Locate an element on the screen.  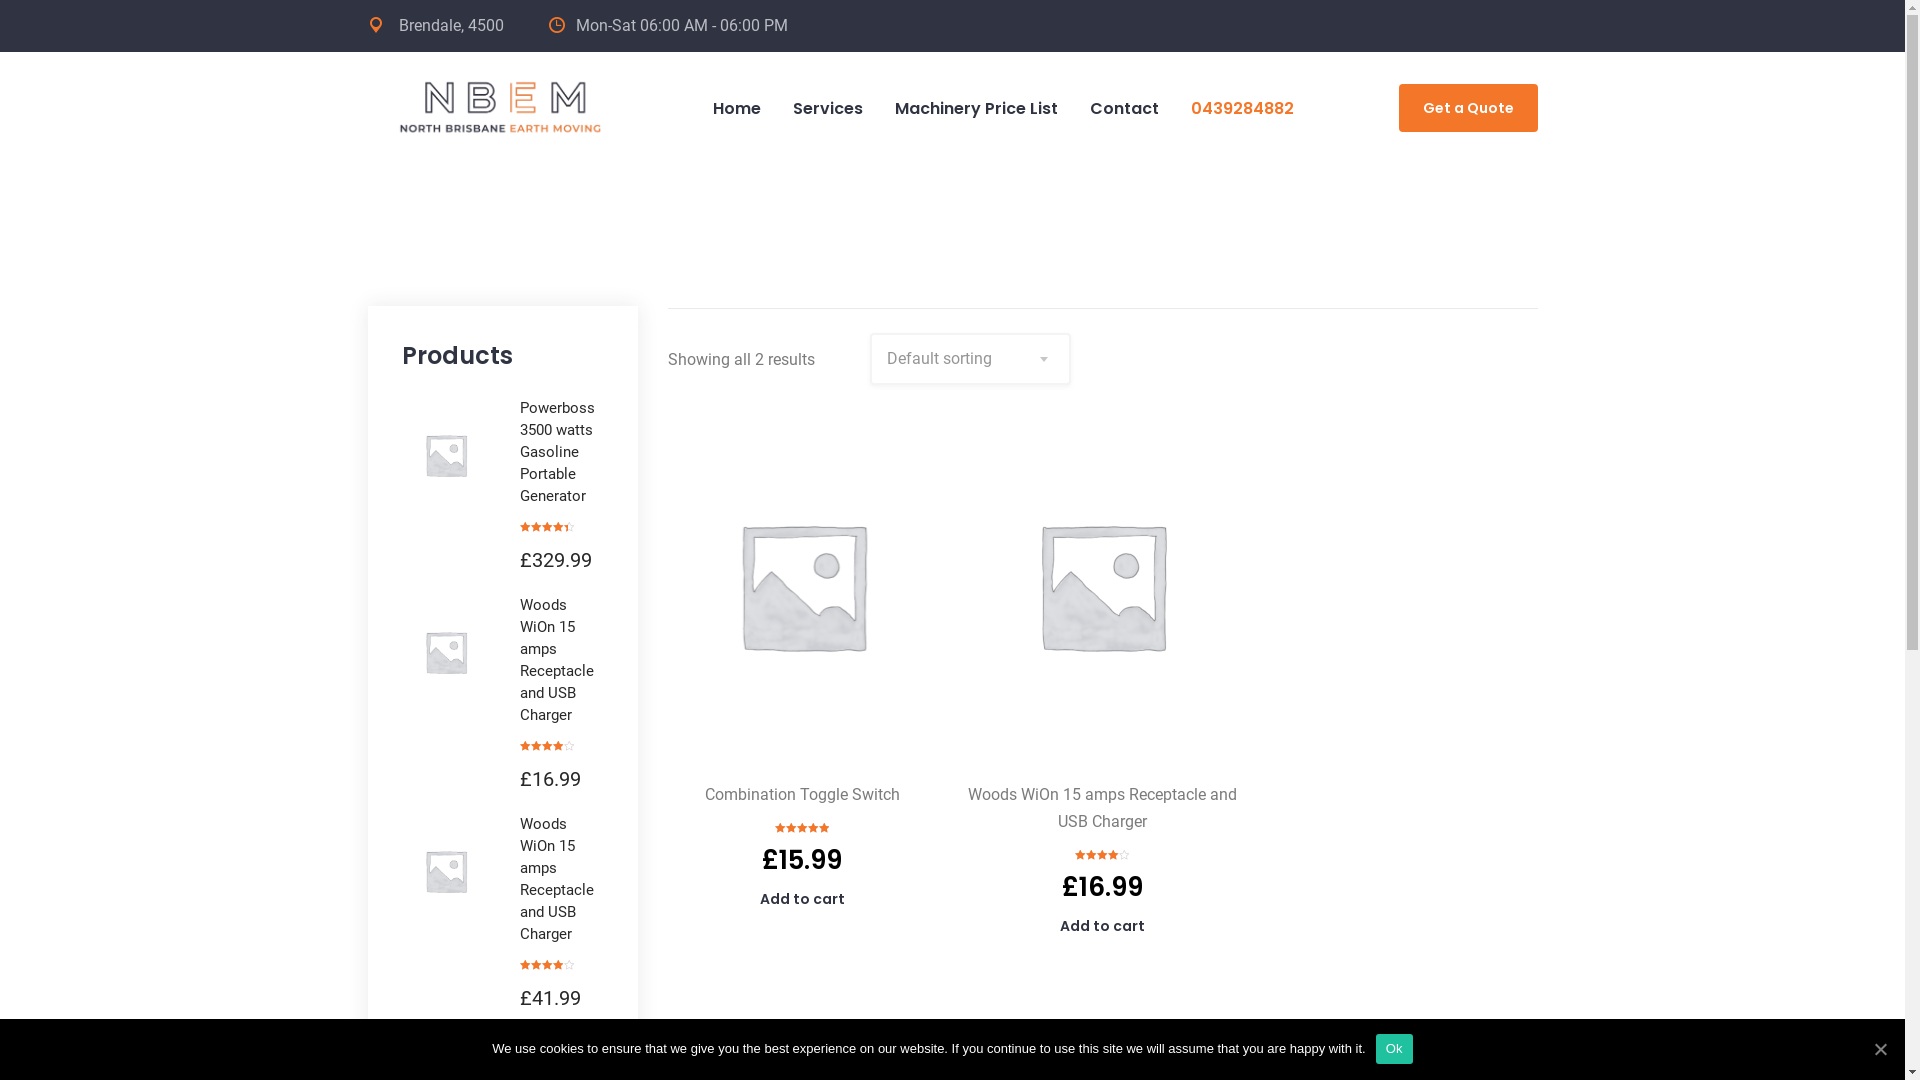
'Services' is located at coordinates (775, 108).